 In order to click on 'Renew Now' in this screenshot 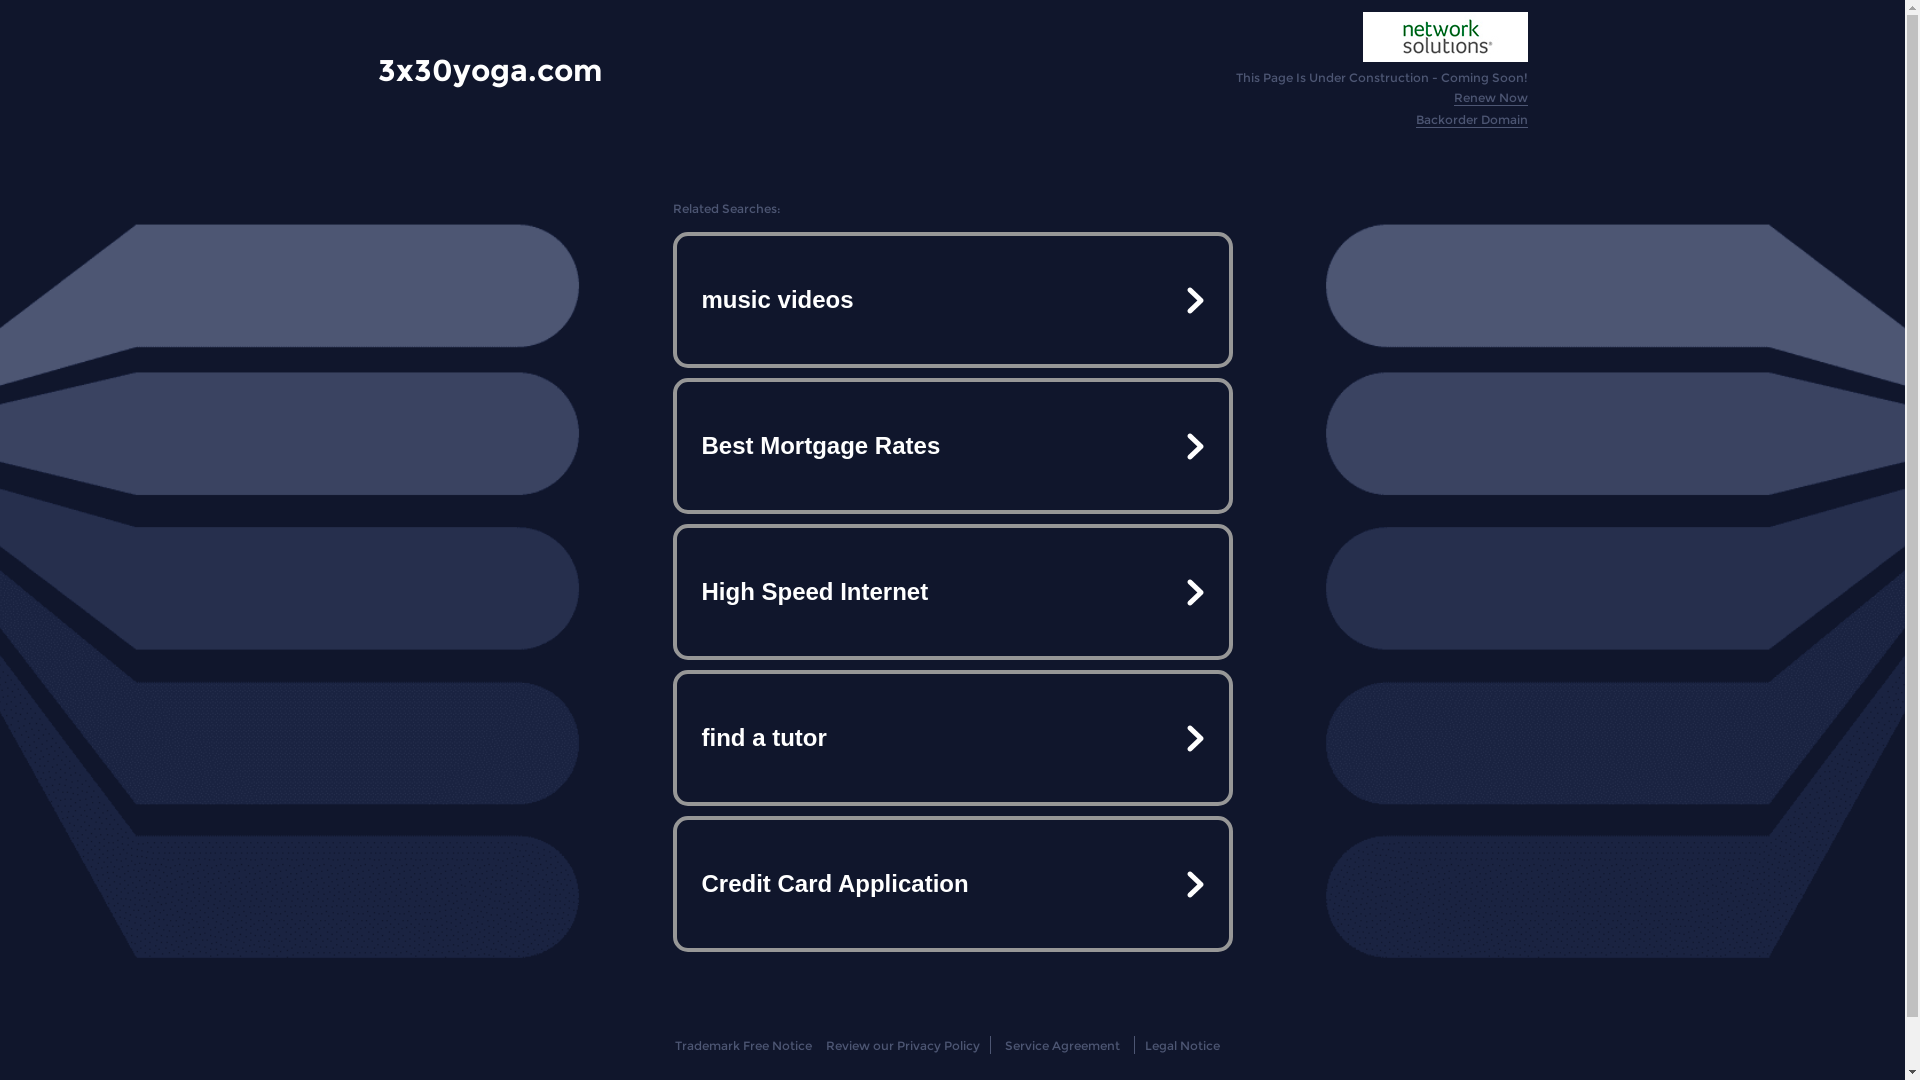, I will do `click(1491, 97)`.